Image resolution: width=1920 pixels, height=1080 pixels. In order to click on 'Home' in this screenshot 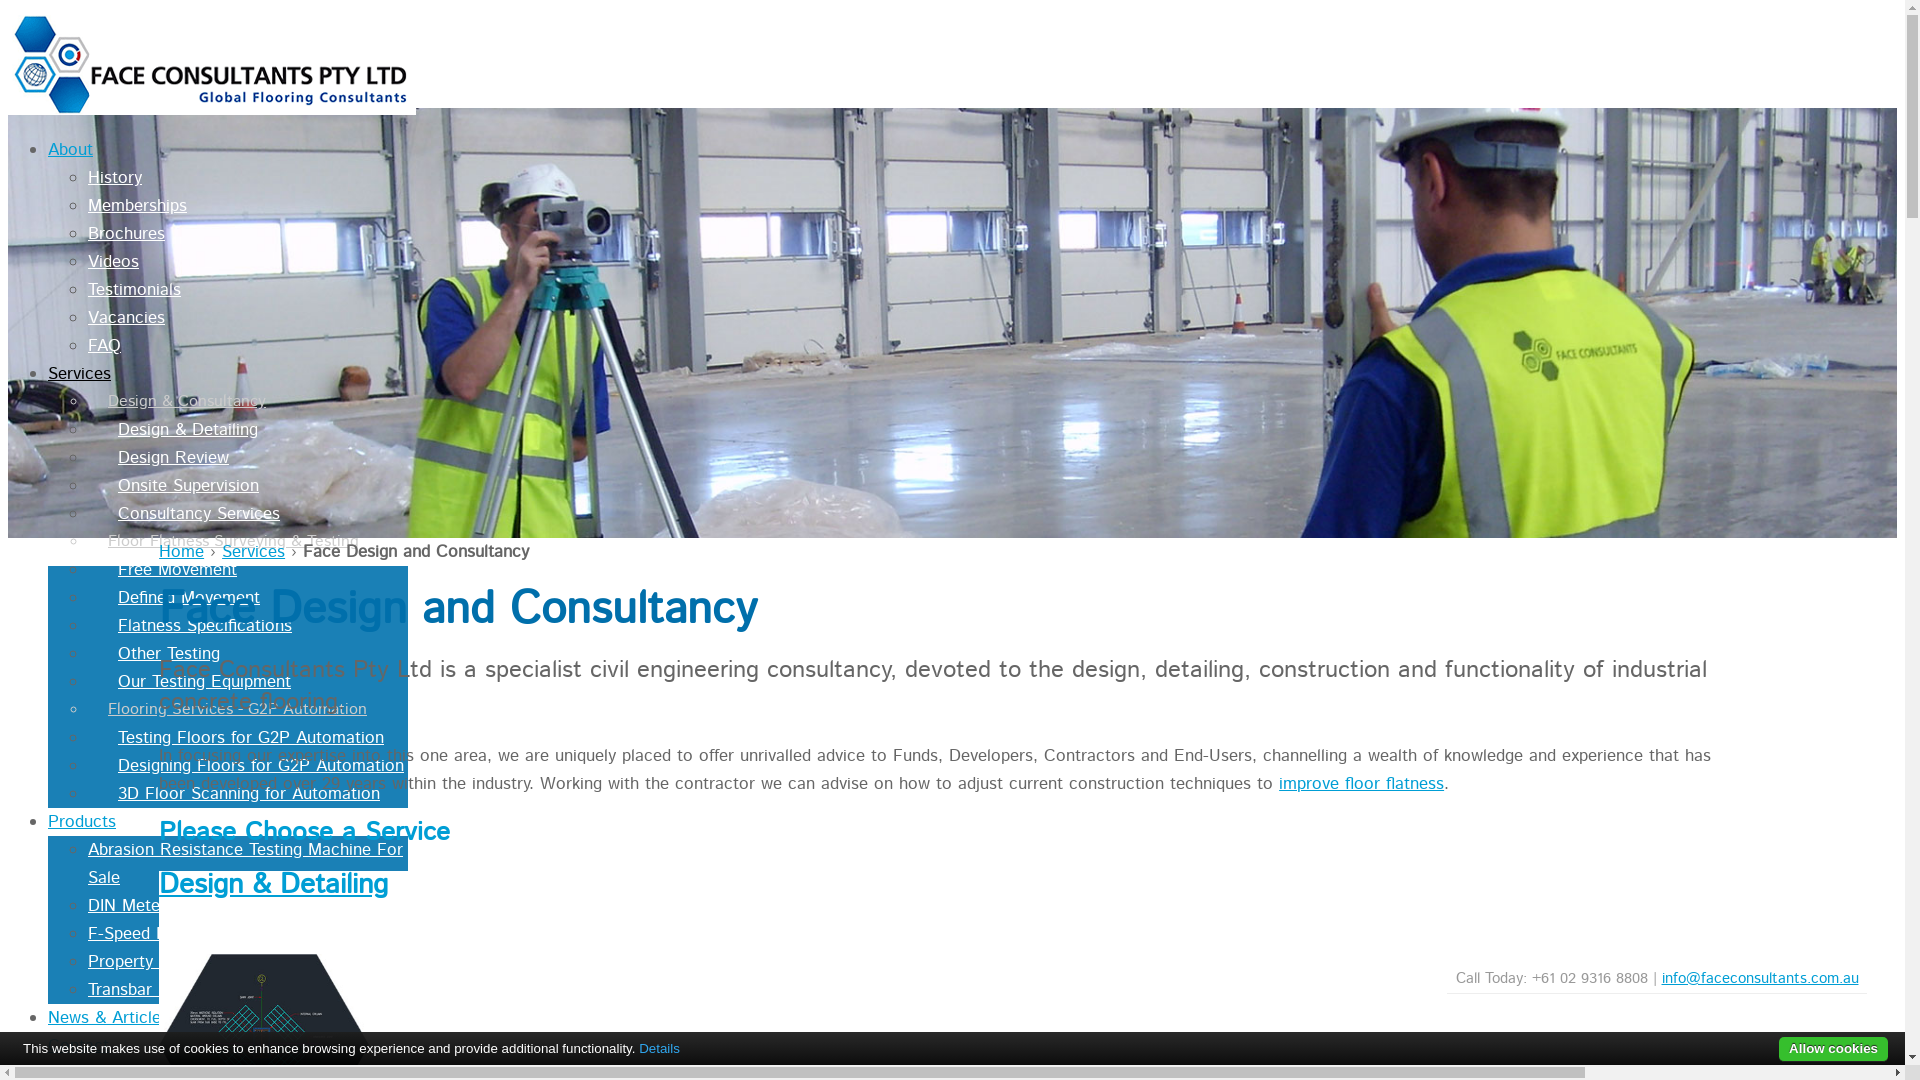, I will do `click(181, 551)`.